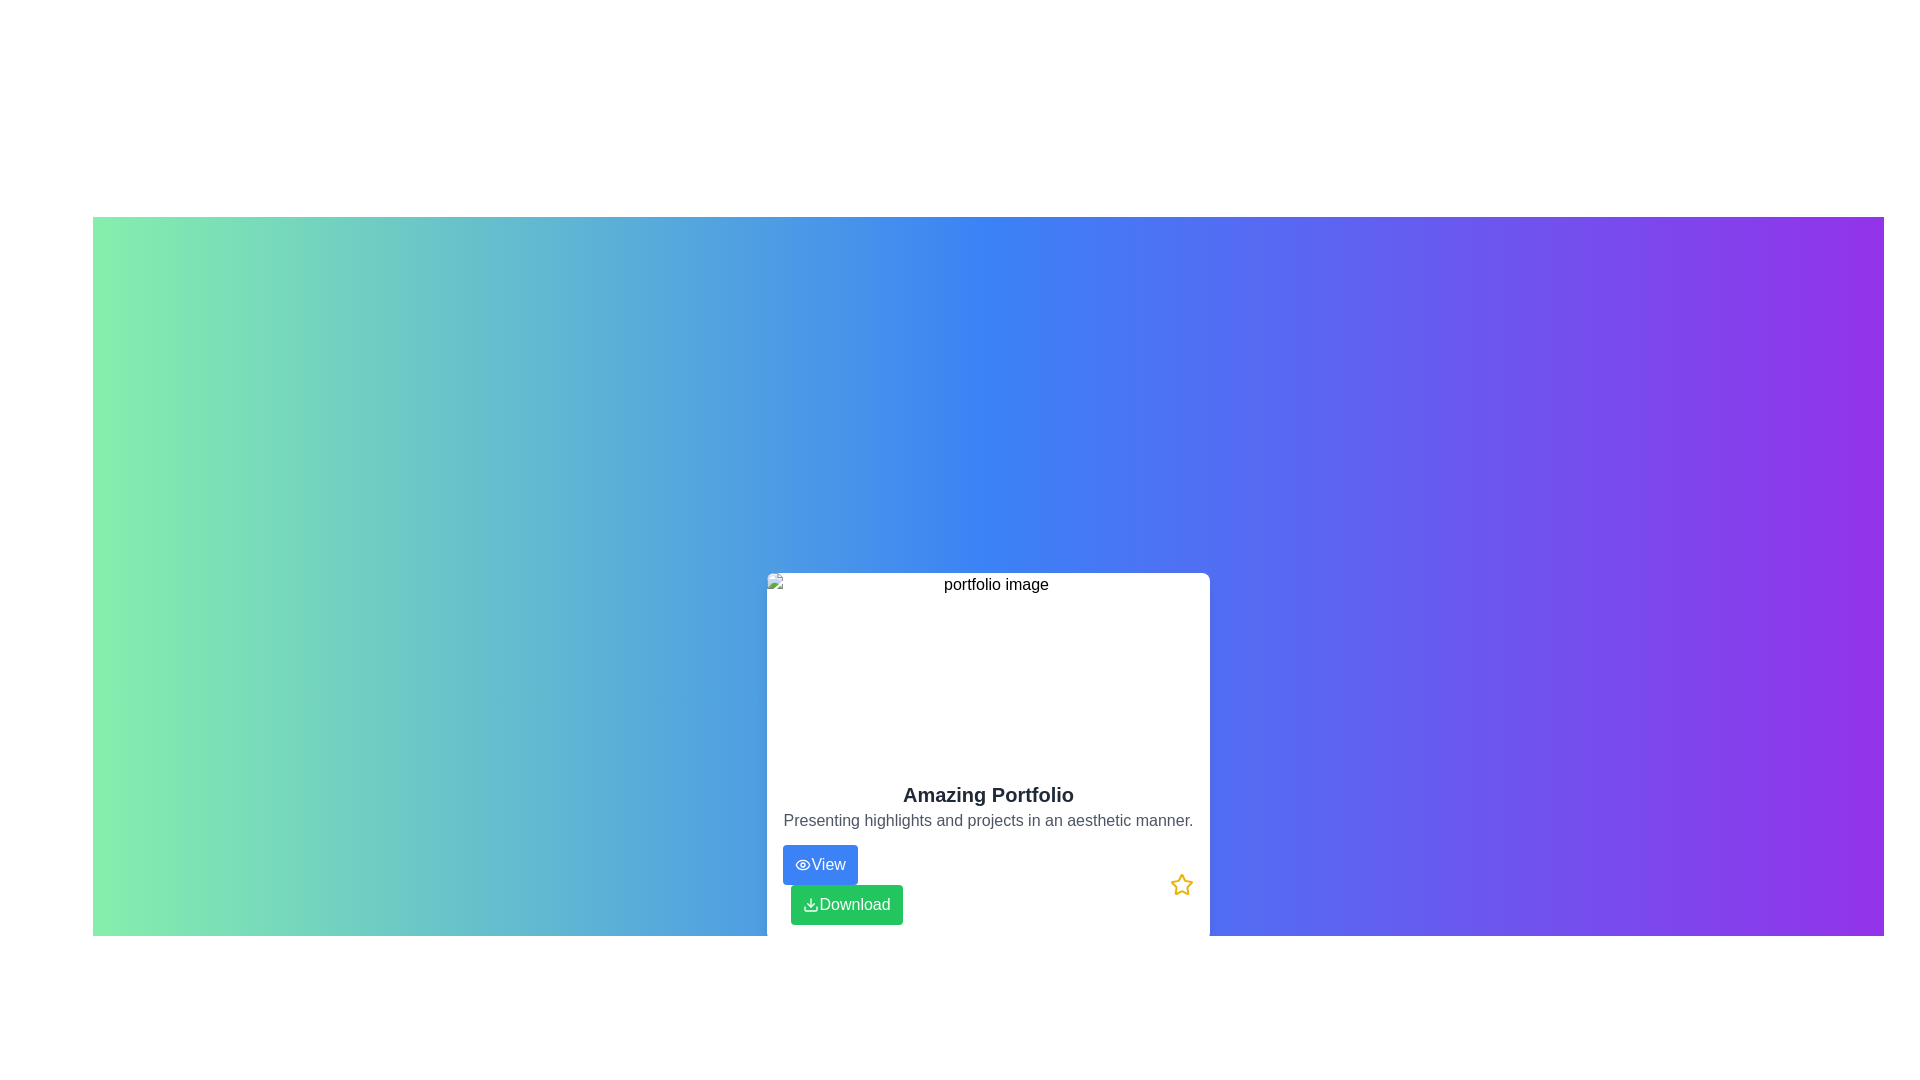 The height and width of the screenshot is (1080, 1920). I want to click on the Text (Heading) element, which is located at the top of its card section and serves as the title for the section, so click(988, 793).